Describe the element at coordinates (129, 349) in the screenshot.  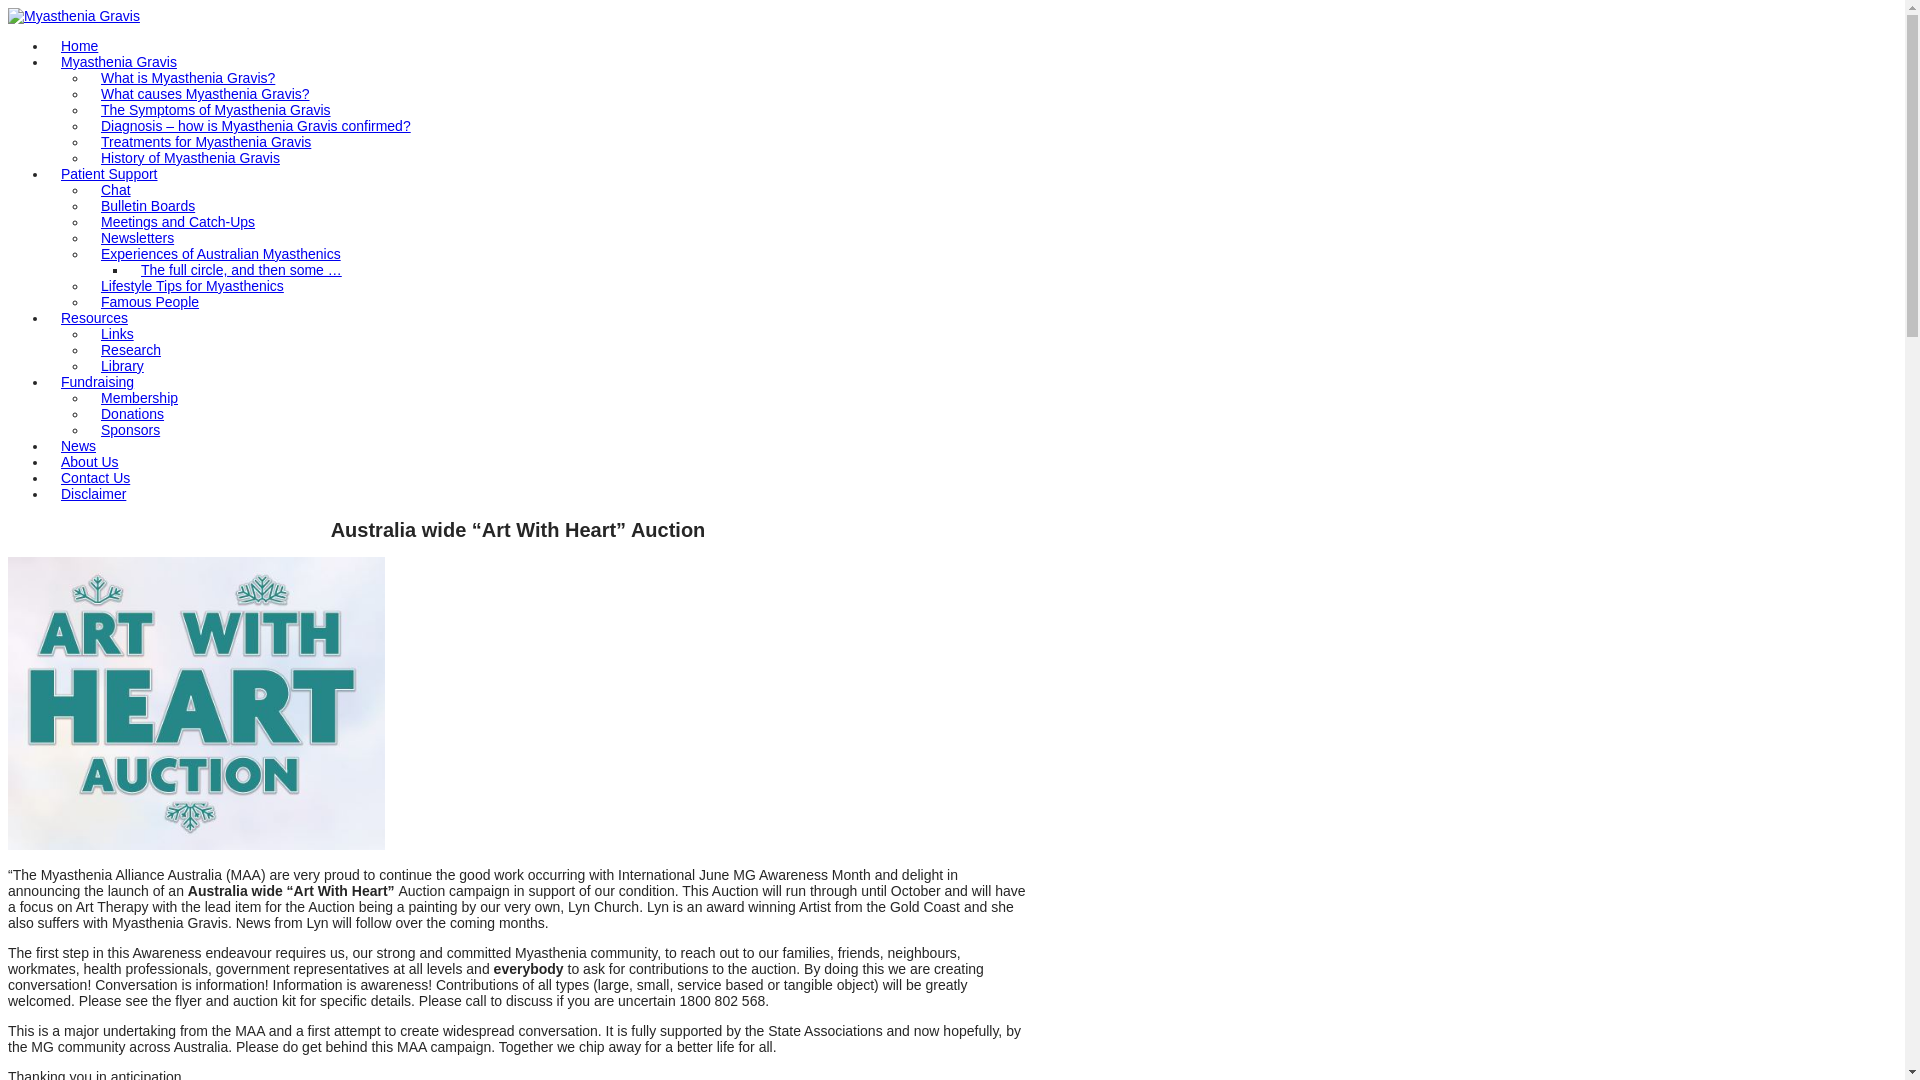
I see `'Research'` at that location.